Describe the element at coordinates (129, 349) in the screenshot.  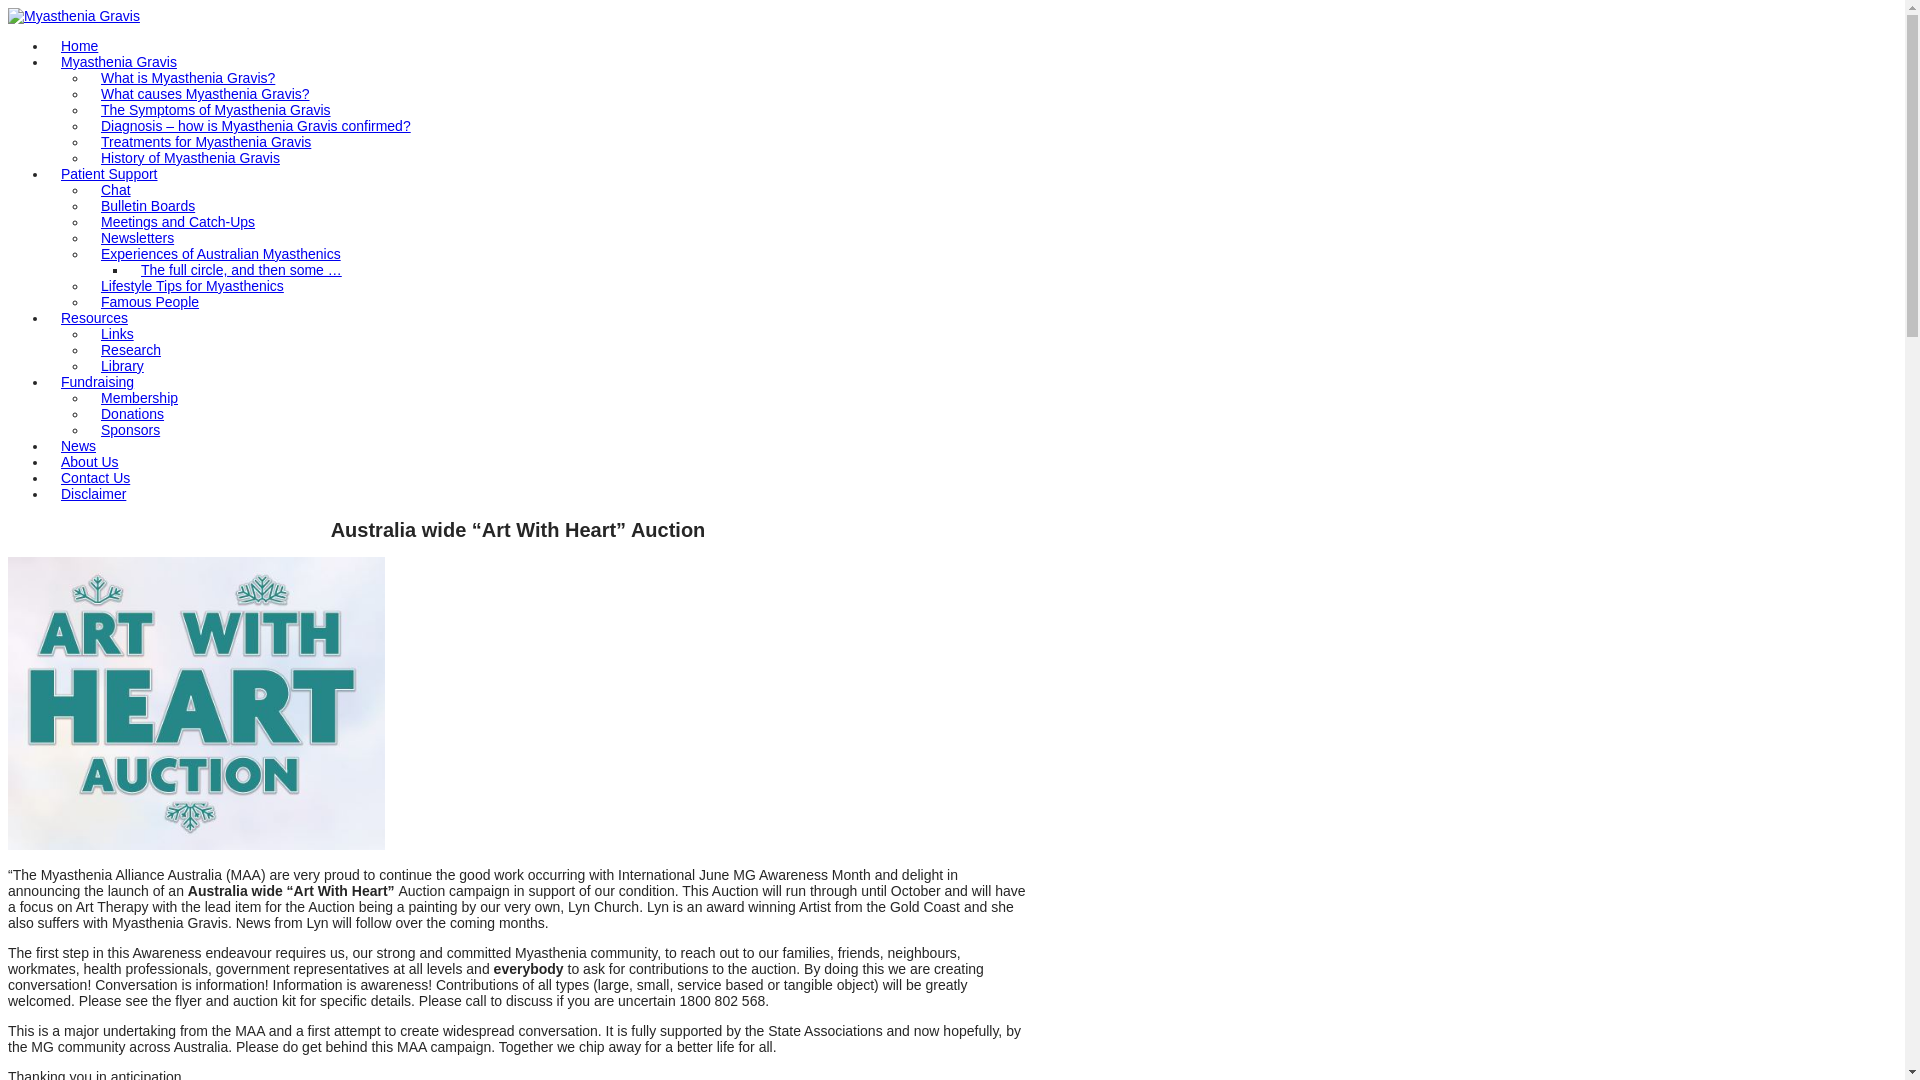
I see `'Research'` at that location.